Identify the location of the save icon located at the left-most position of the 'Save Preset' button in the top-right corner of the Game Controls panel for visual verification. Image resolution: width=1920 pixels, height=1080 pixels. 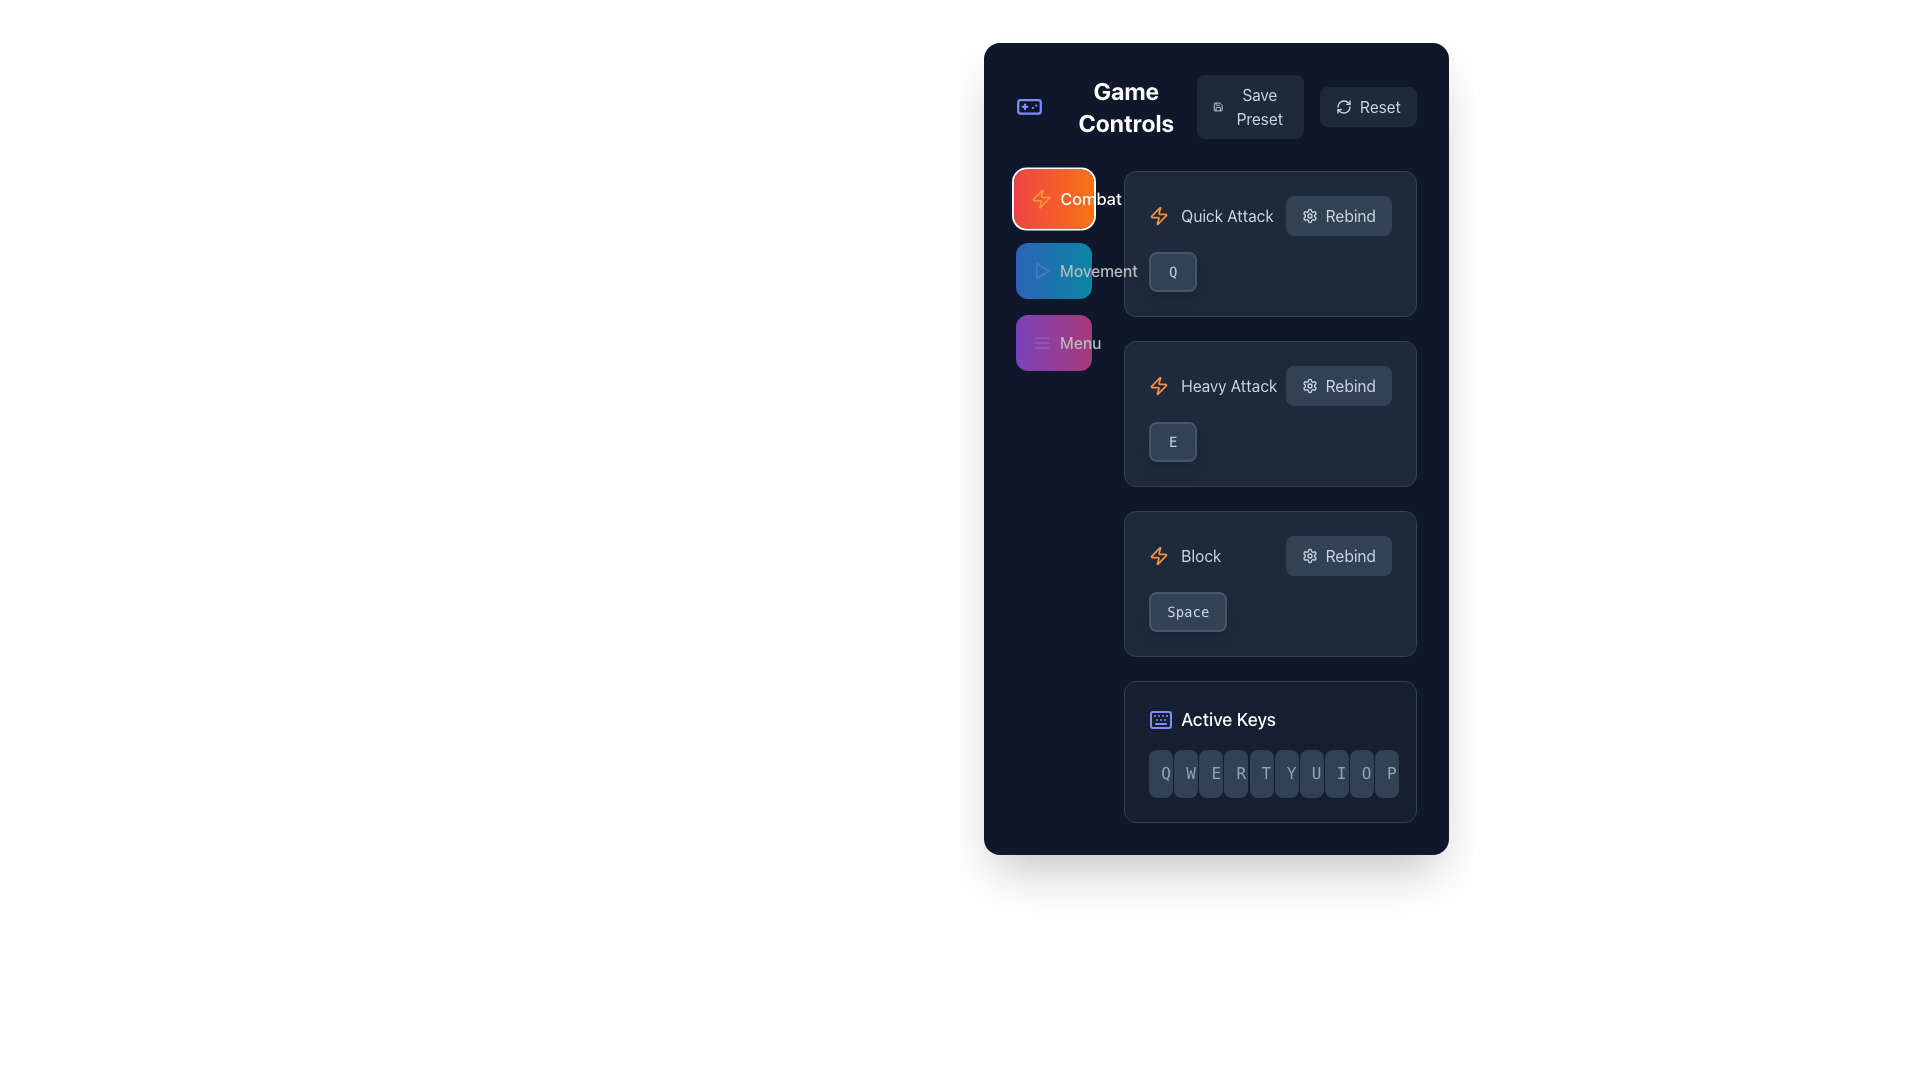
(1217, 107).